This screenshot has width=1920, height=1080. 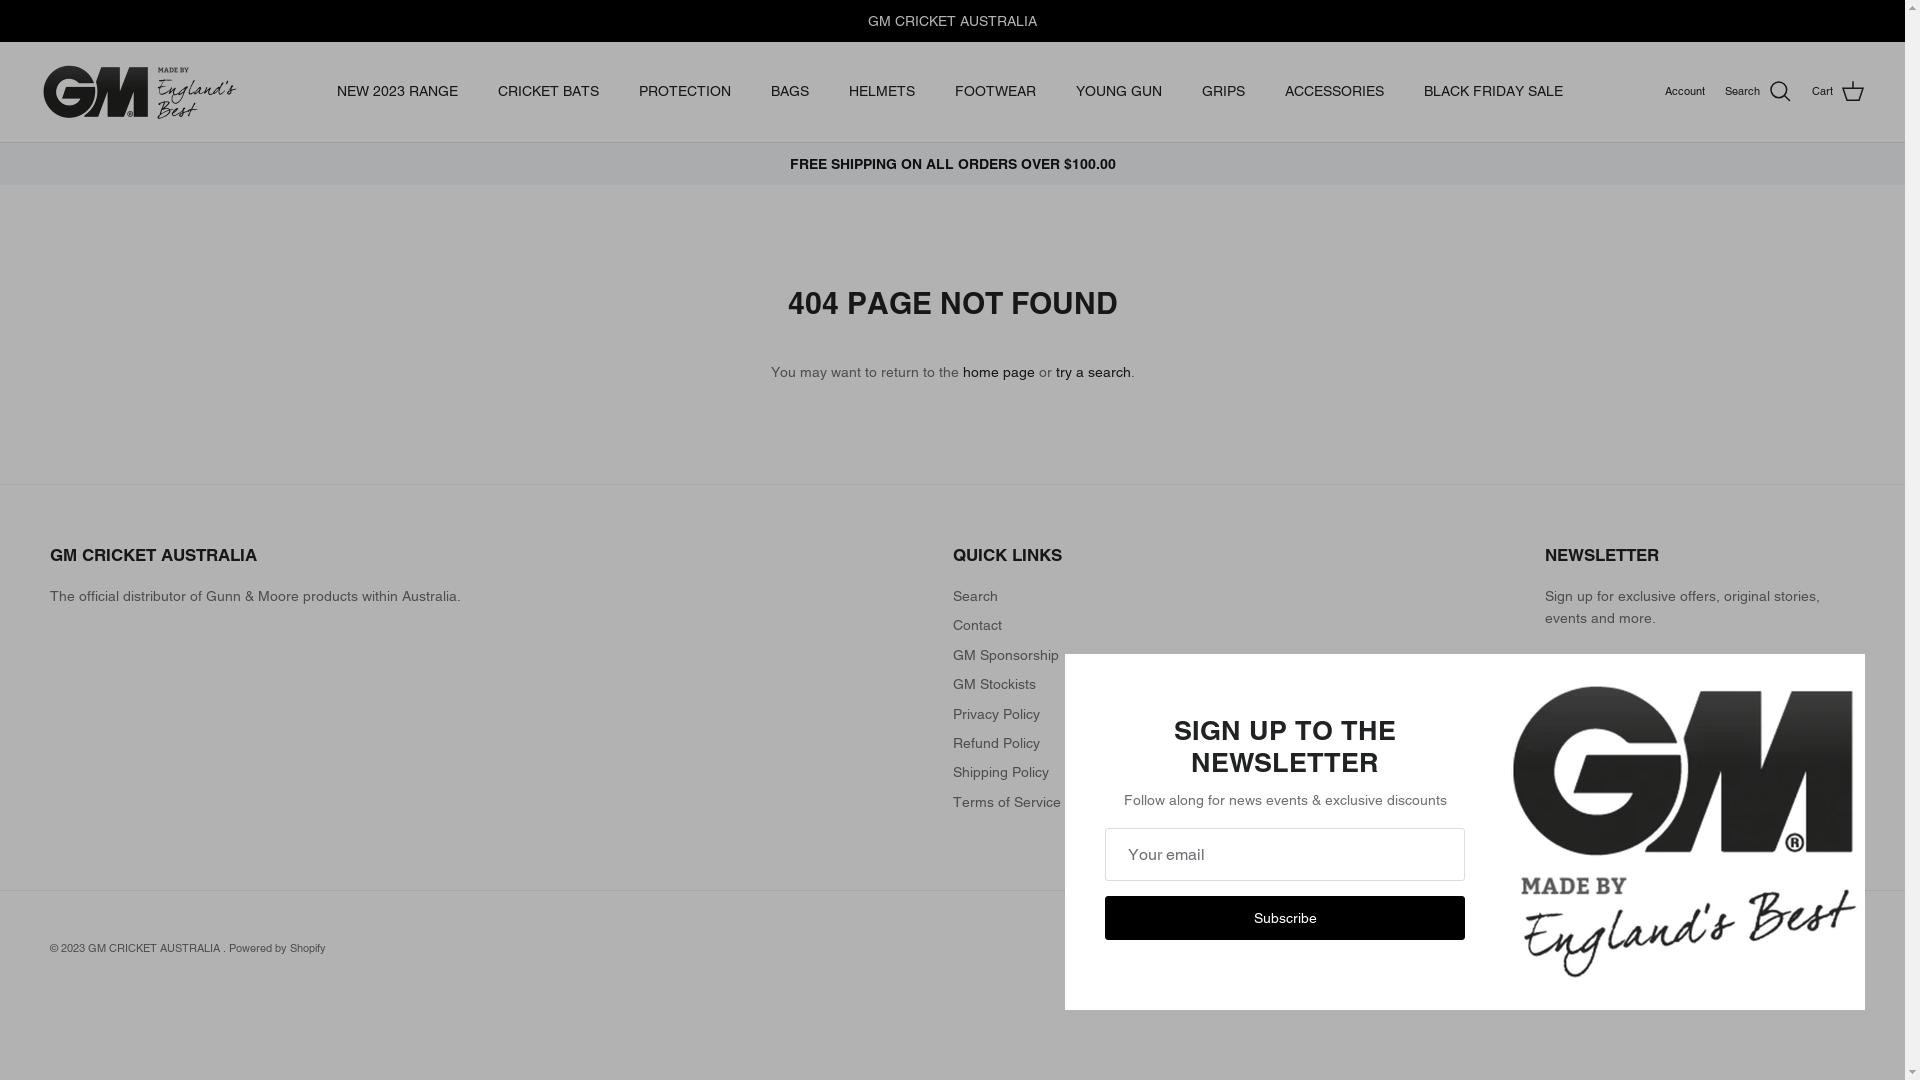 I want to click on 'Search', so click(x=975, y=595).